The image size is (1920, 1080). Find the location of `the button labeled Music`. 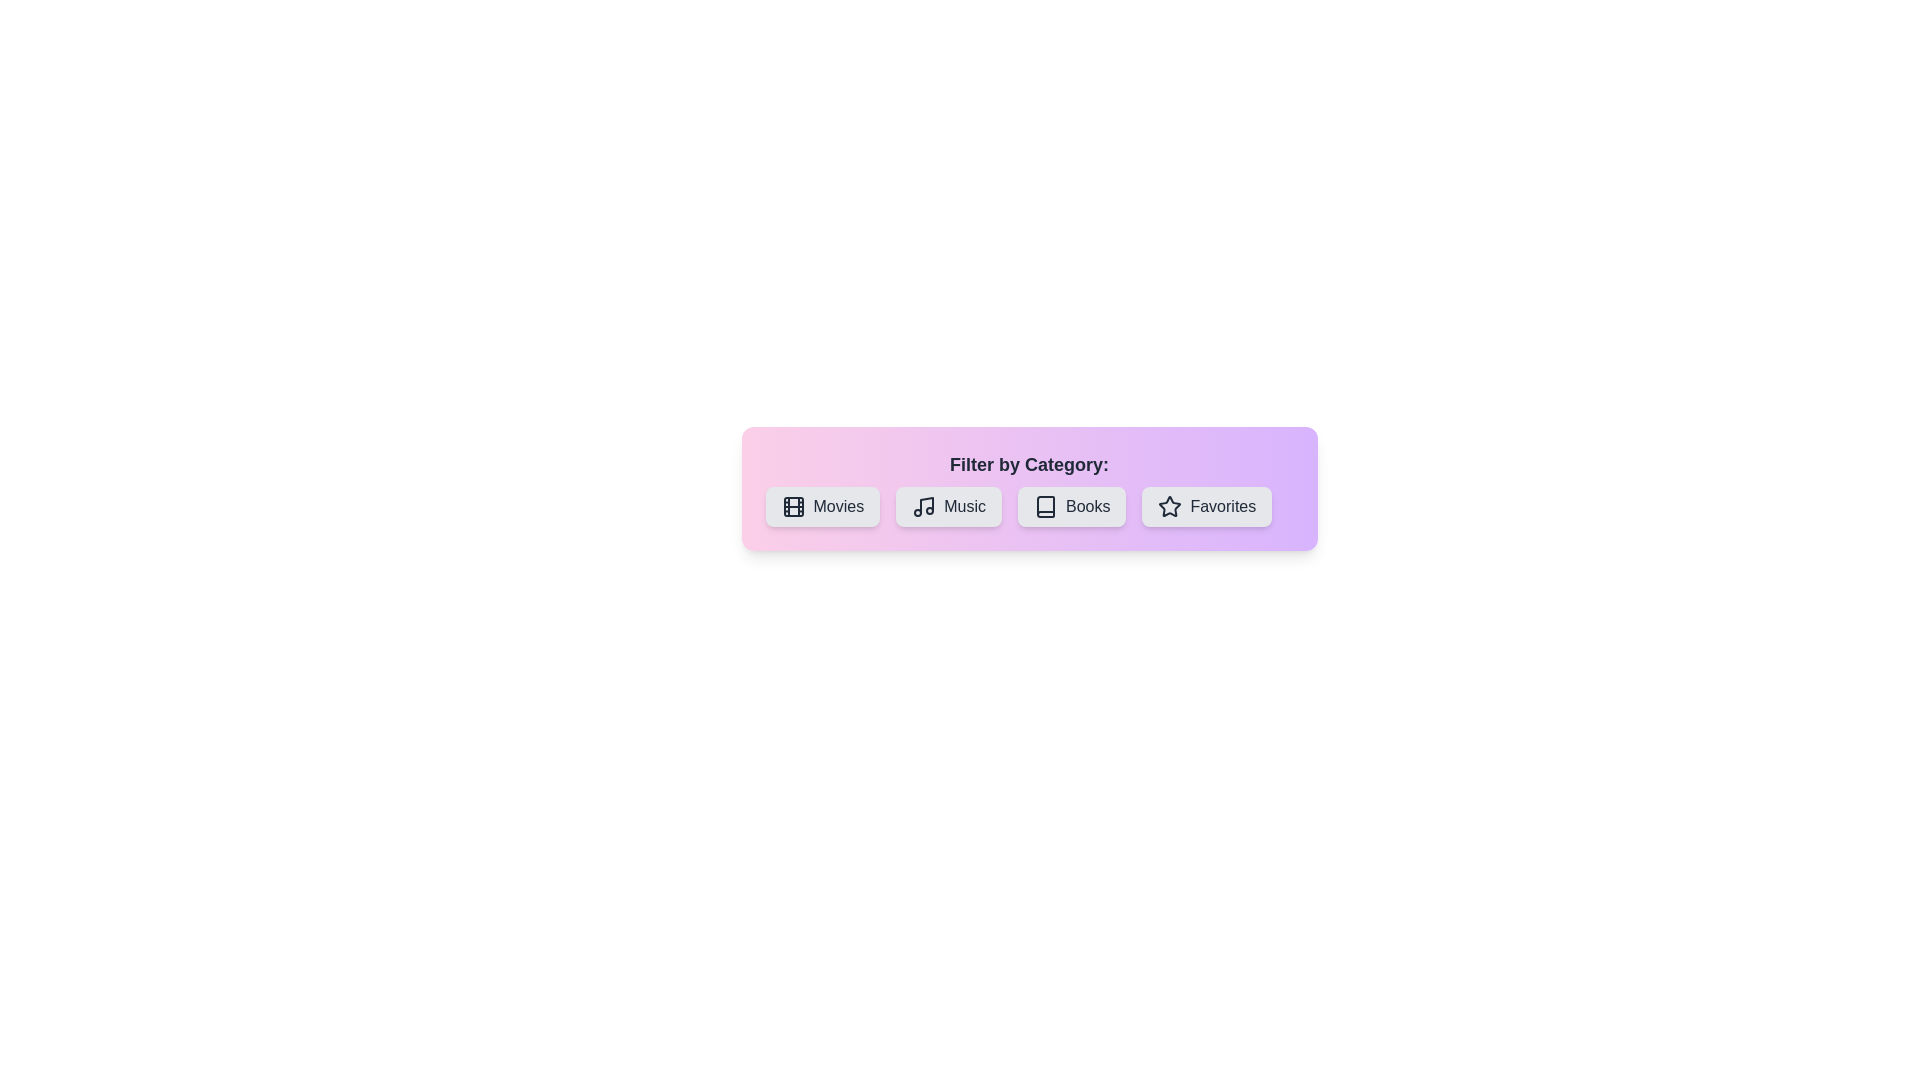

the button labeled Music is located at coordinates (948, 505).